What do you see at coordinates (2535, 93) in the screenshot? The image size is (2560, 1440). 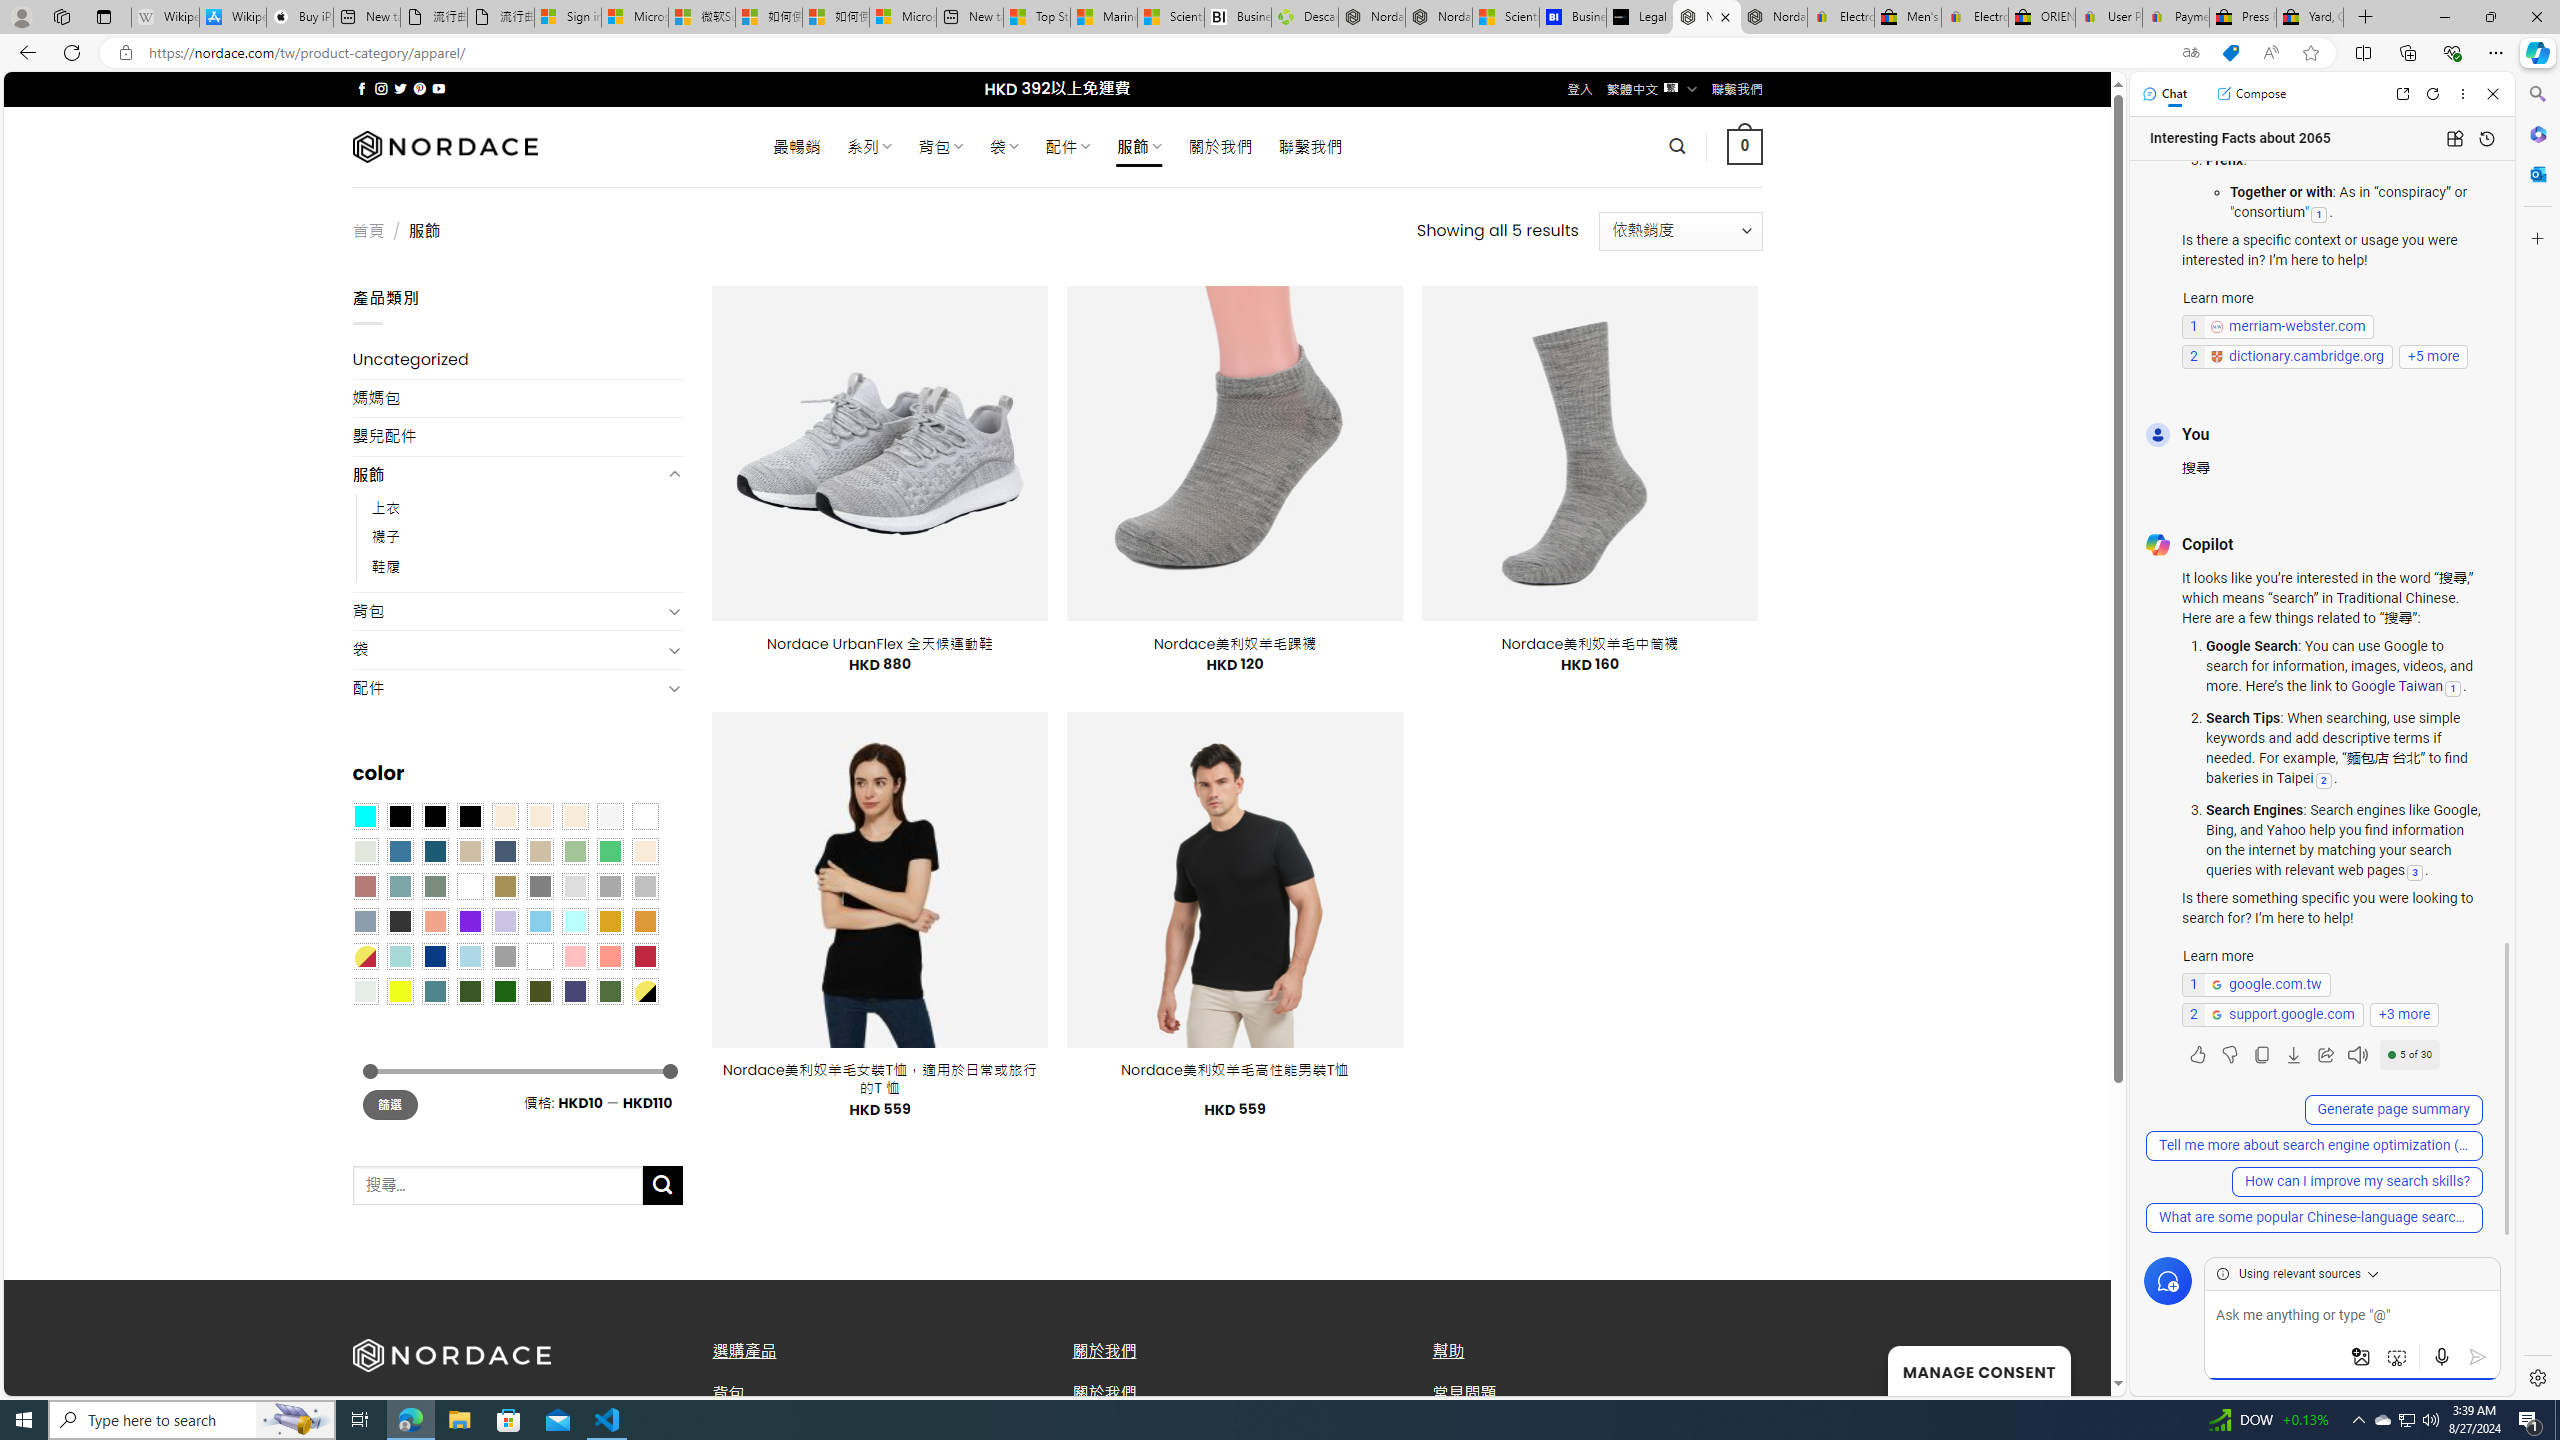 I see `'Minimize Search pane'` at bounding box center [2535, 93].